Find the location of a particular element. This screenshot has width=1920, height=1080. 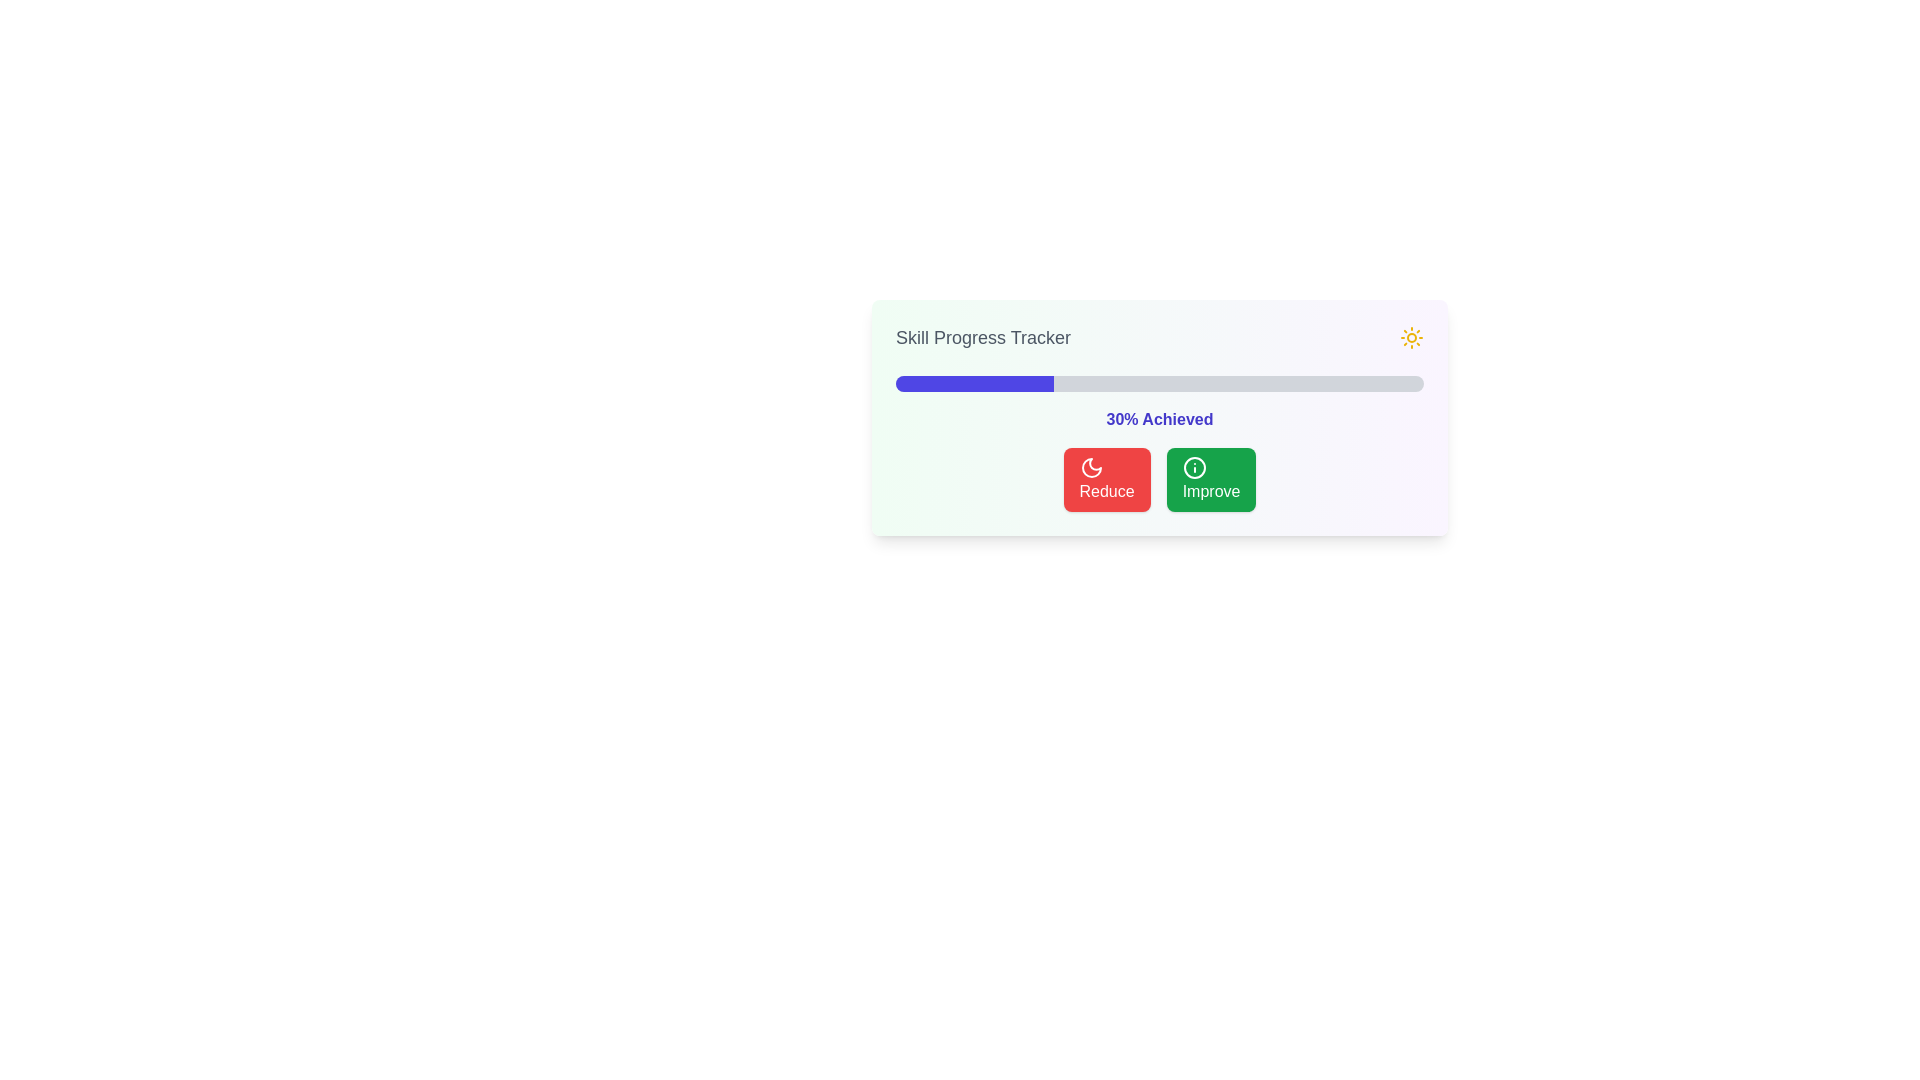

the text label displaying '30% Achieved' that is styled in bold indigo color, located within the progress tracker section beneath the progress bar is located at coordinates (1160, 419).